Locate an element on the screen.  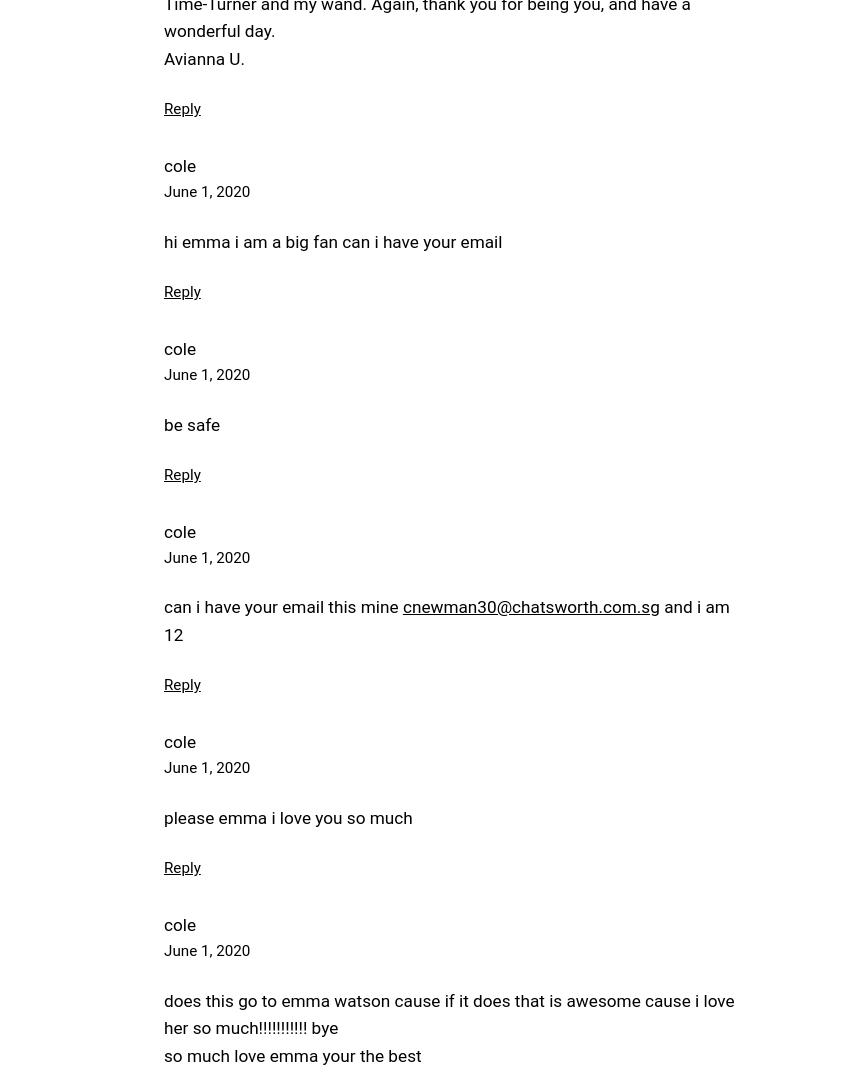
'Avianna U.' is located at coordinates (163, 57).